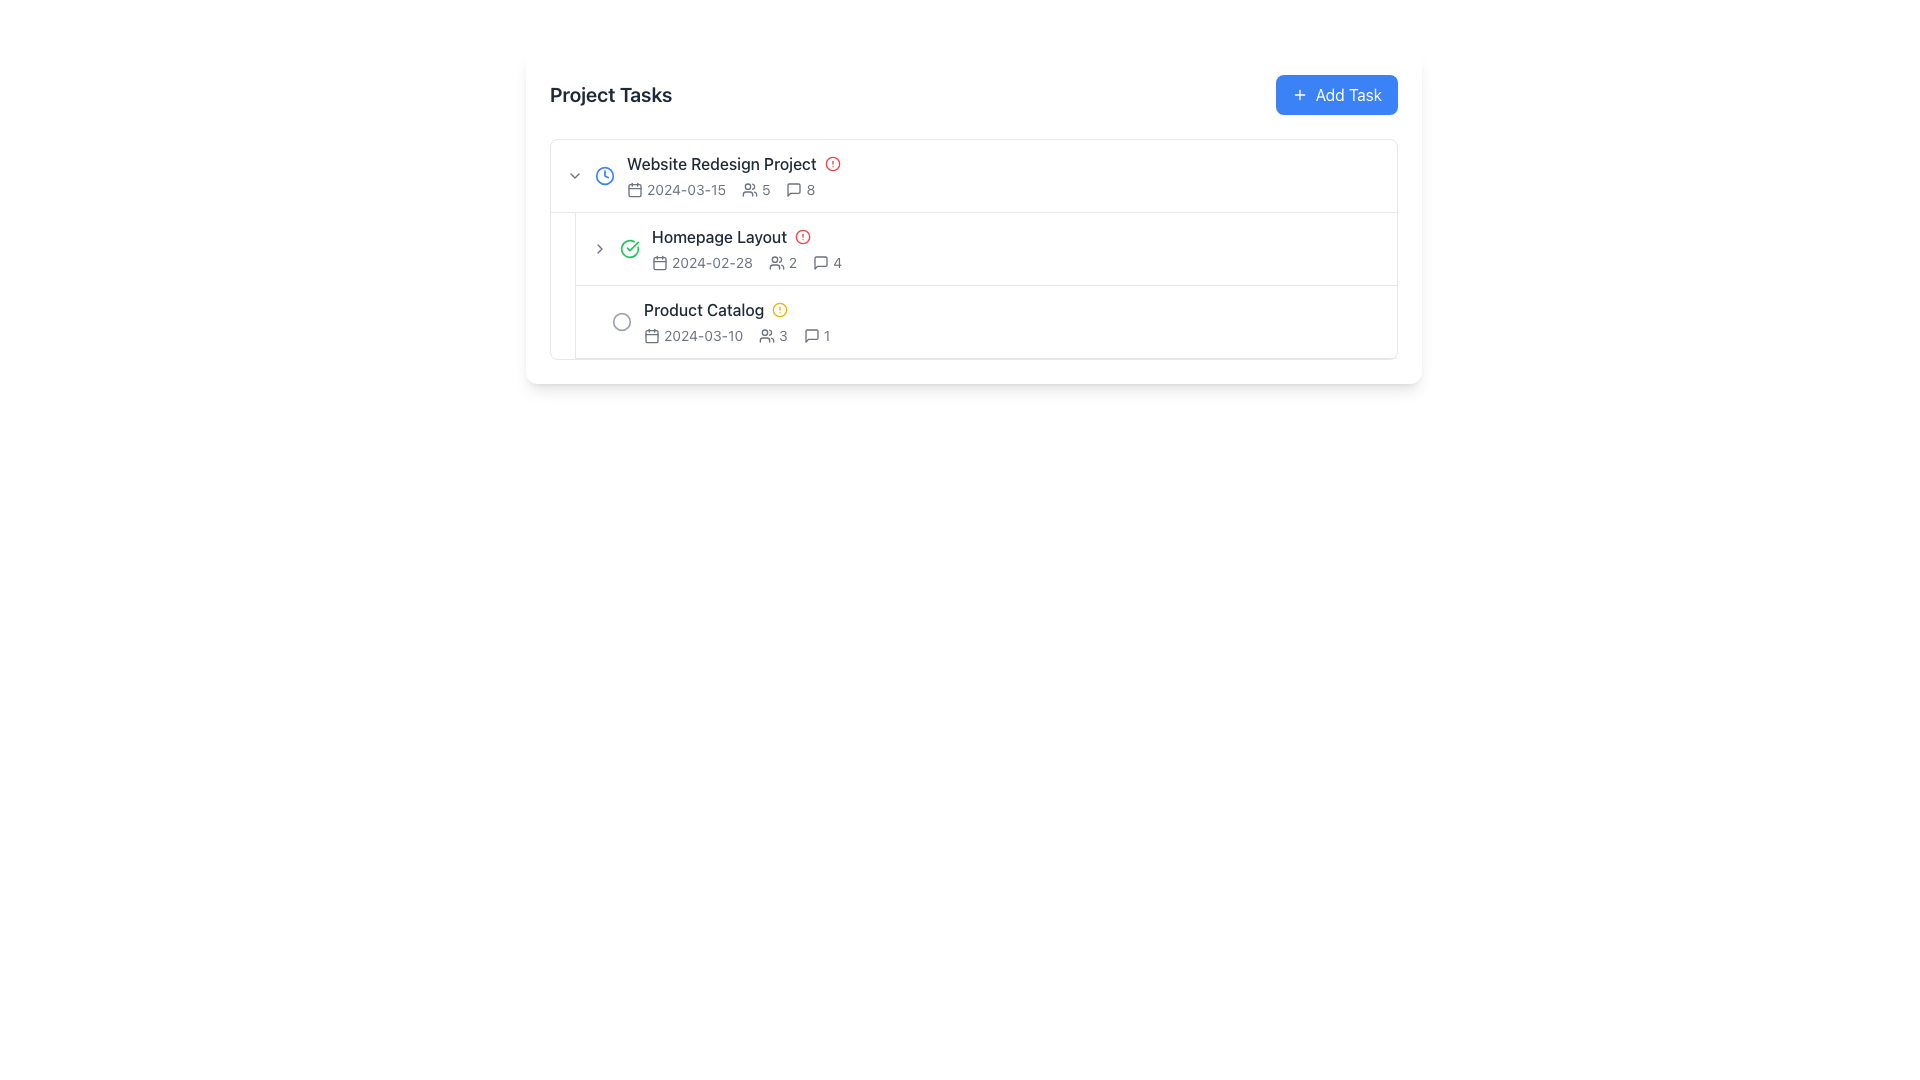 The image size is (1920, 1080). What do you see at coordinates (1018, 248) in the screenshot?
I see `the second list item labeled 'Homepage Layout' to focus or expand its details` at bounding box center [1018, 248].